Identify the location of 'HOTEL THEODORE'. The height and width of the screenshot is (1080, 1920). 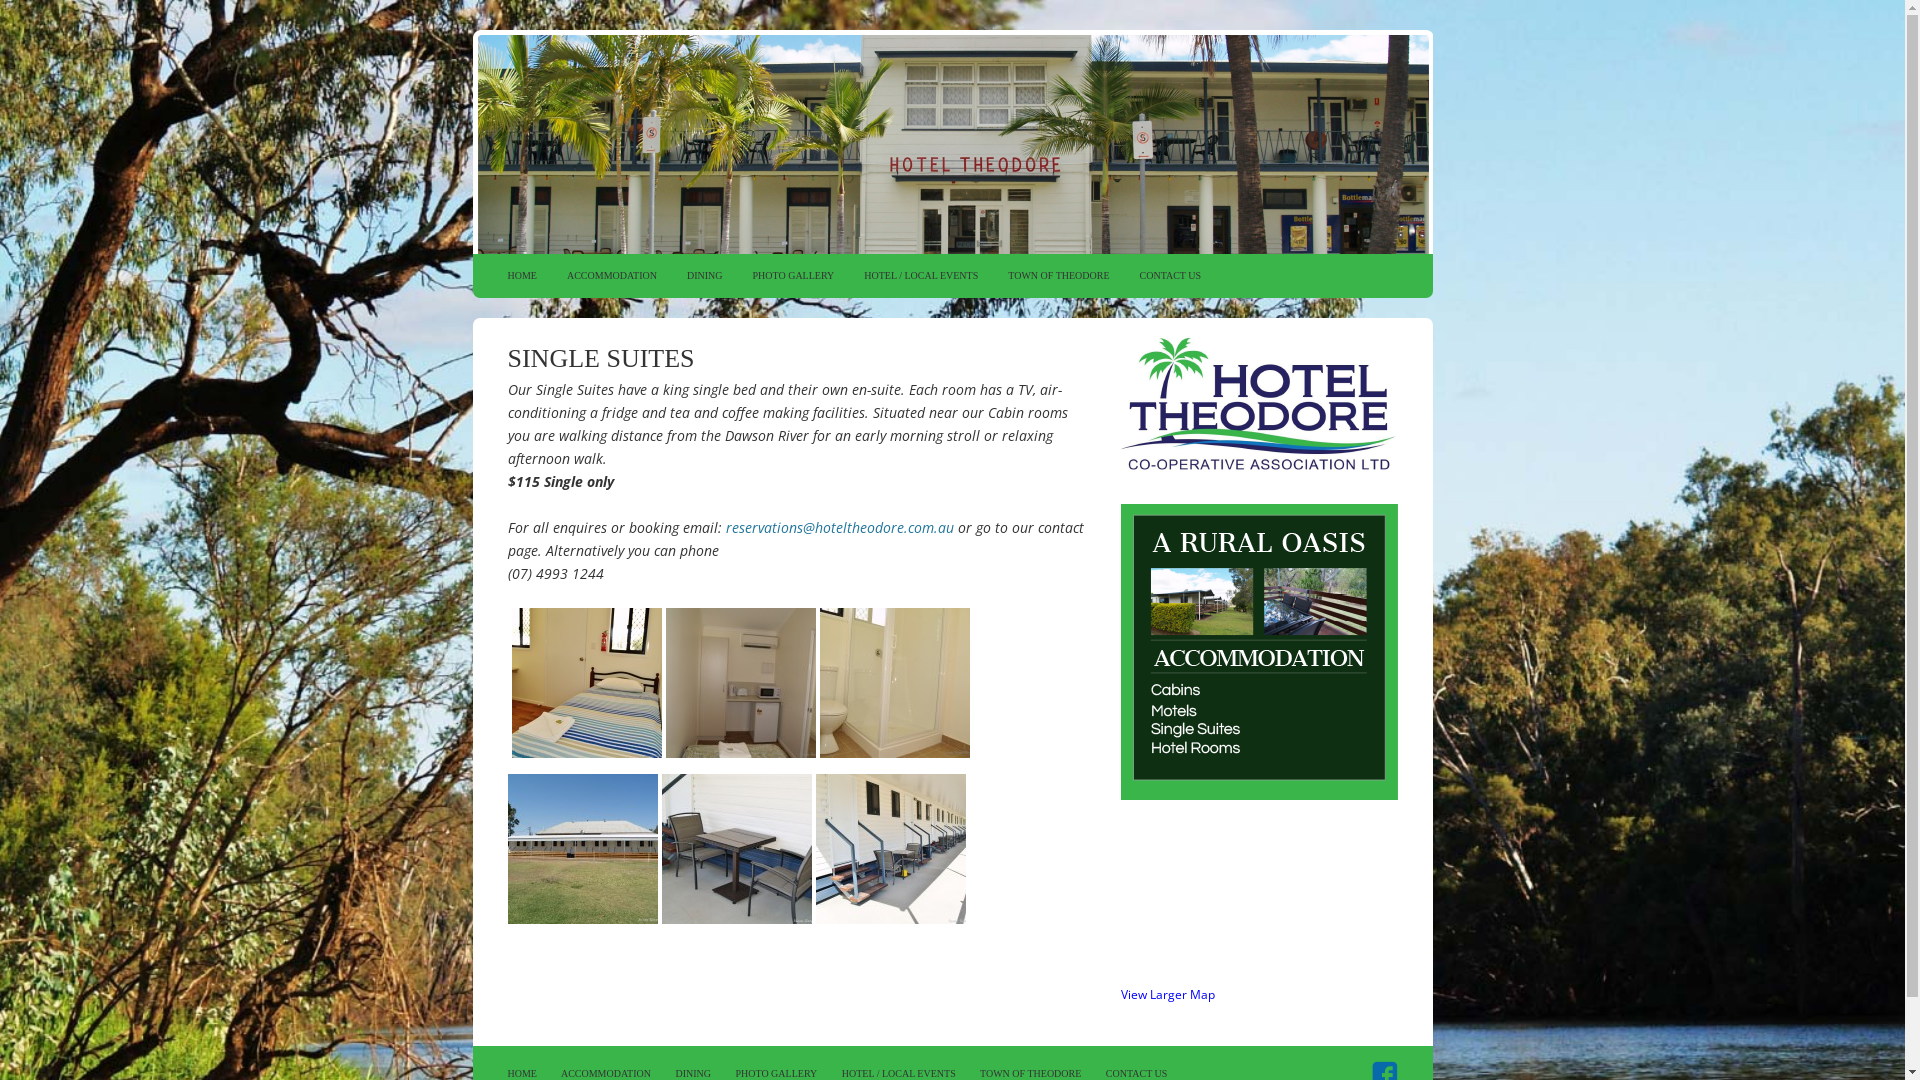
(950, 141).